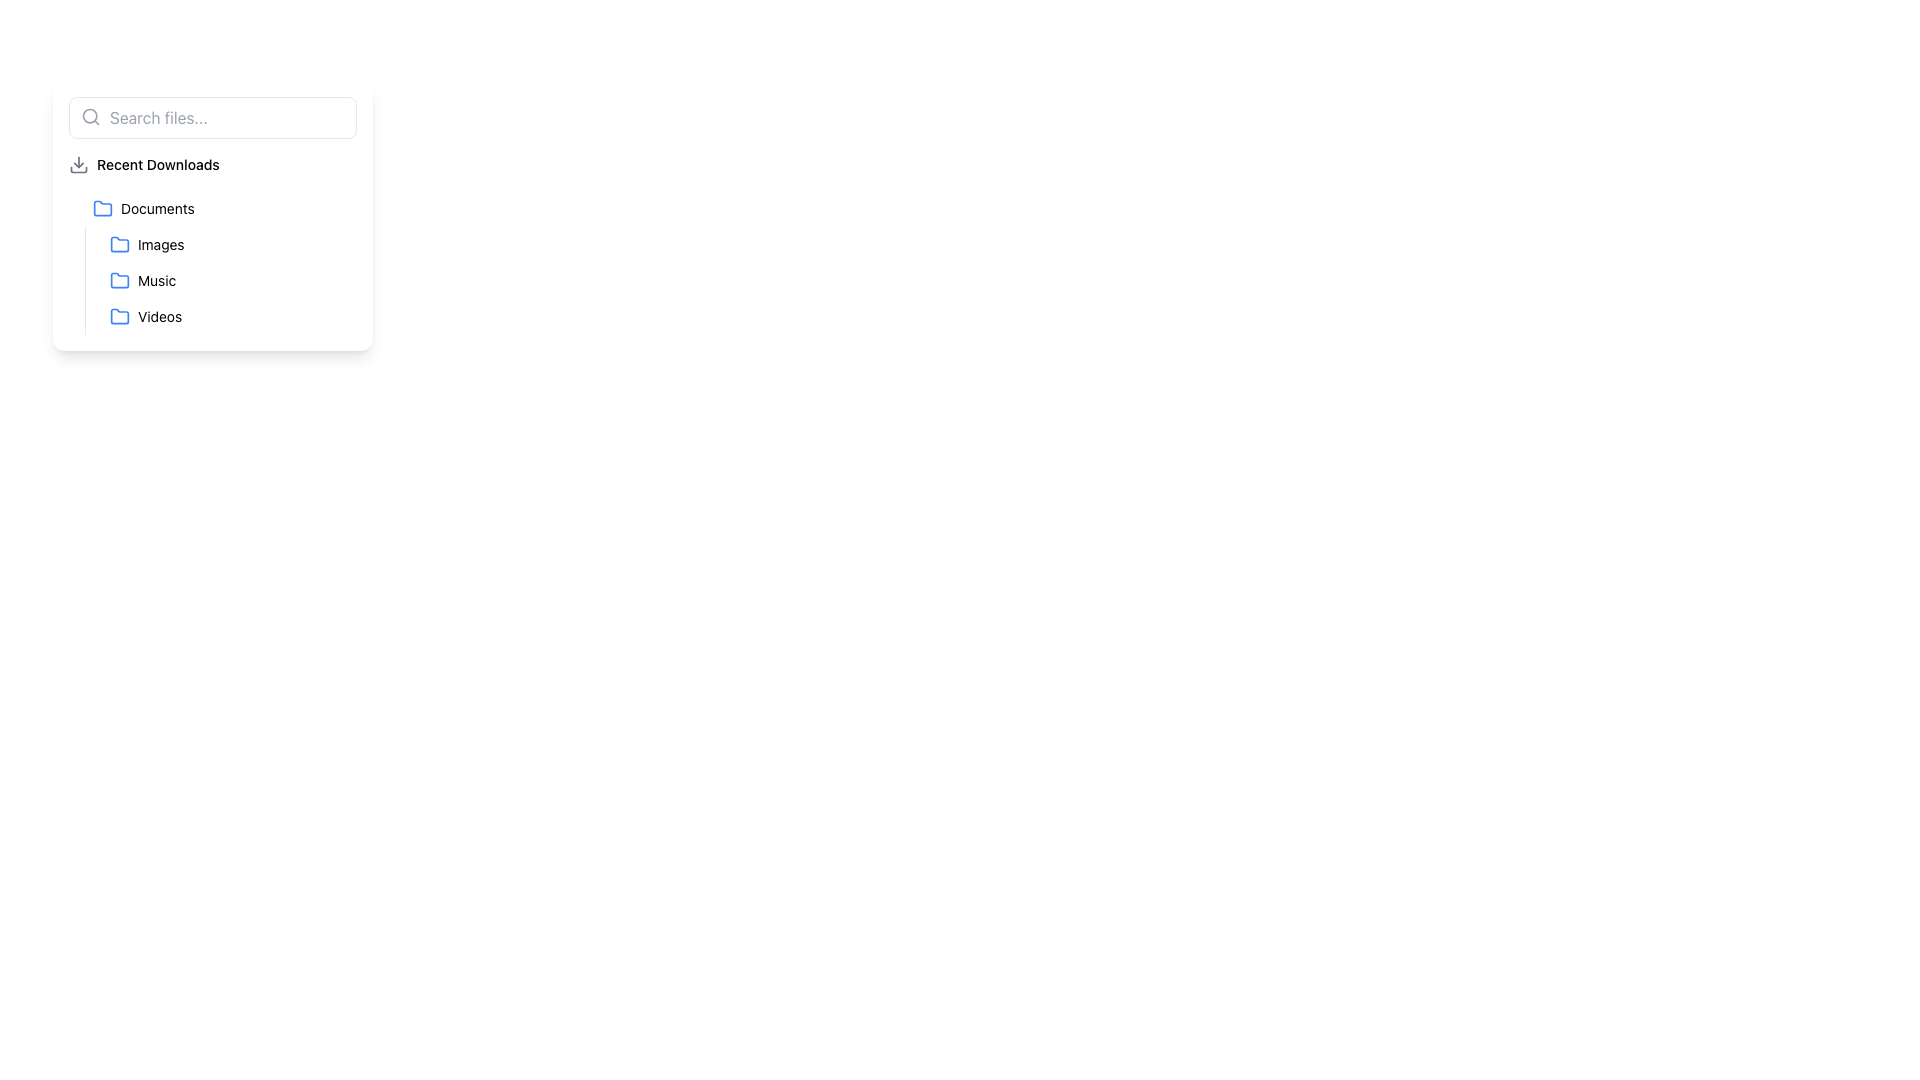  I want to click on the folder icon representing the 'Images' folder, so click(119, 243).